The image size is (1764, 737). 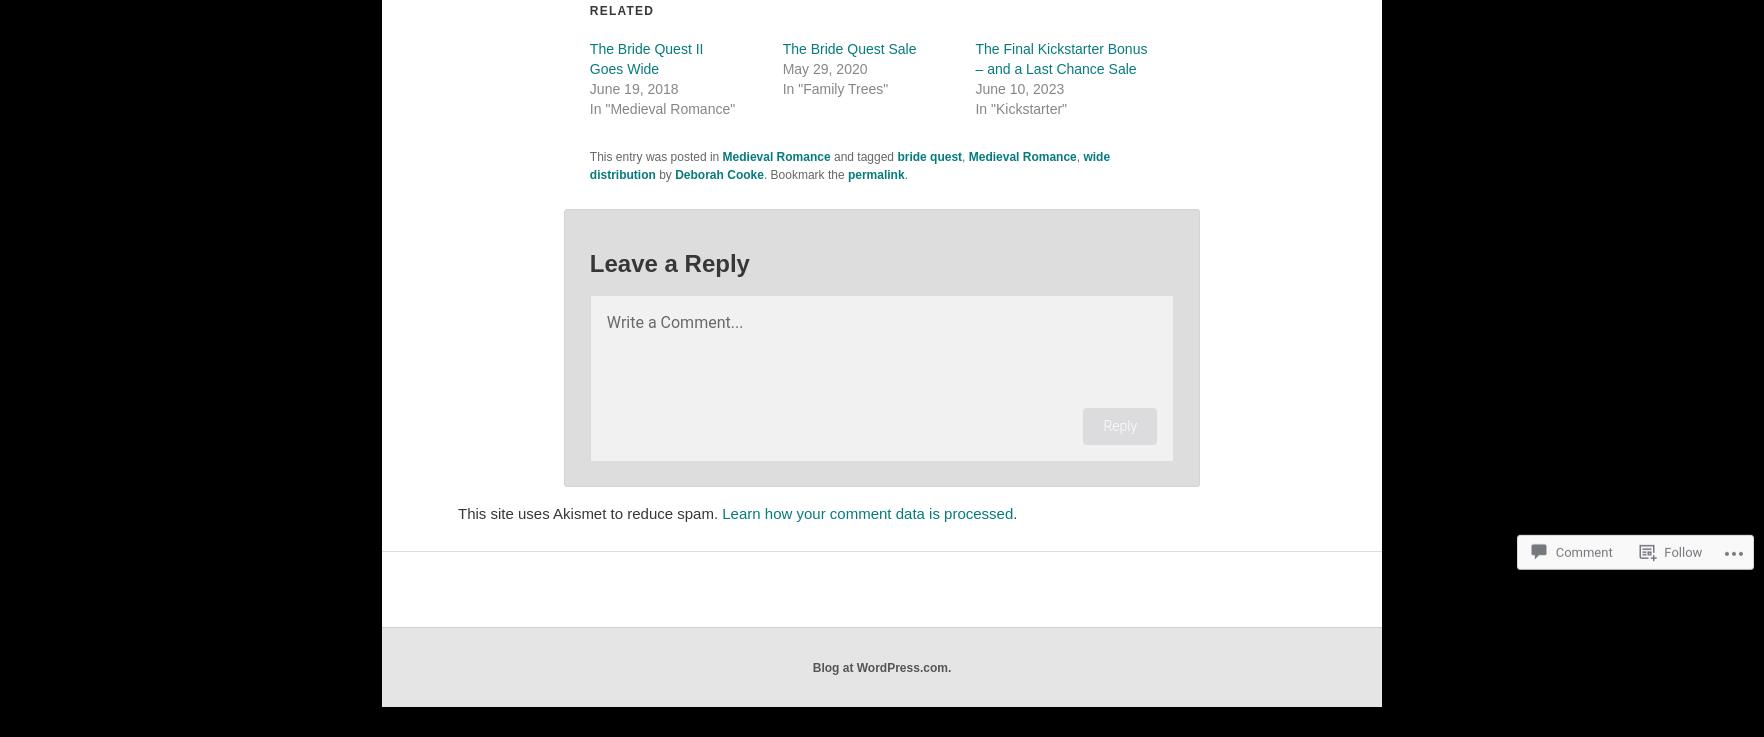 I want to click on 'Leave a Reply', so click(x=669, y=262).